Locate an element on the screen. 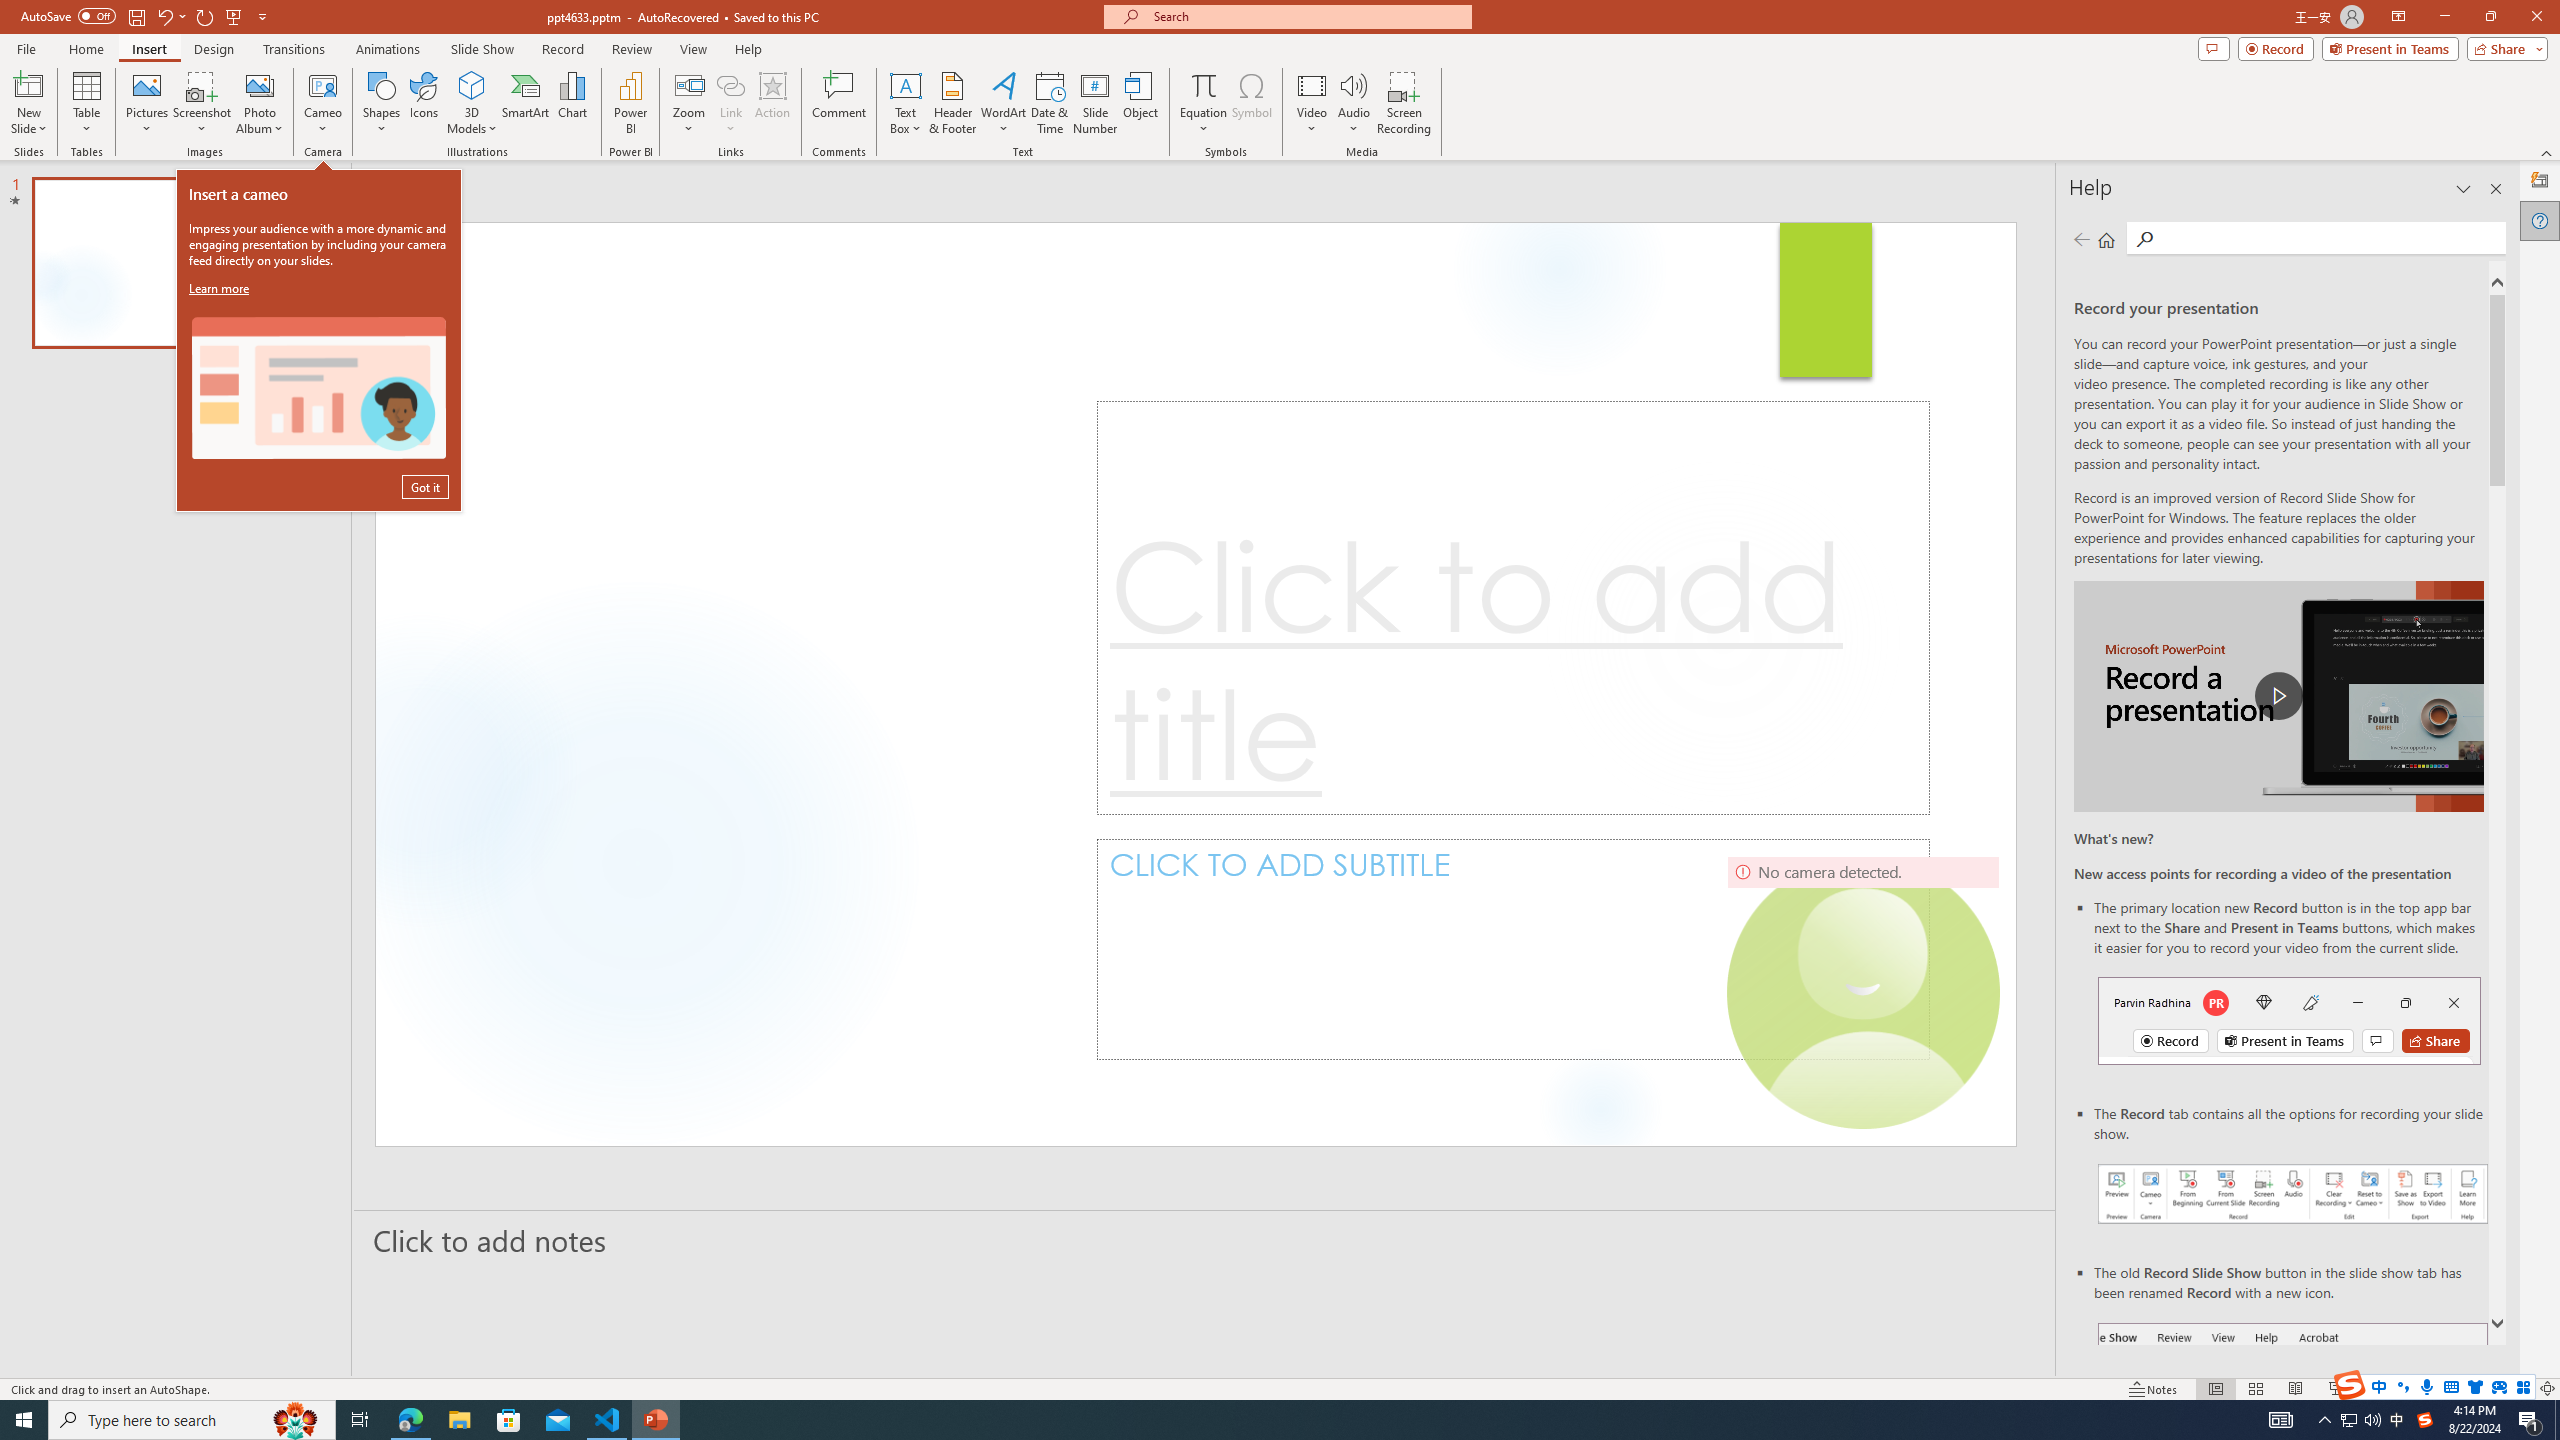 This screenshot has height=1440, width=2560. '3D Models' is located at coordinates (472, 84).